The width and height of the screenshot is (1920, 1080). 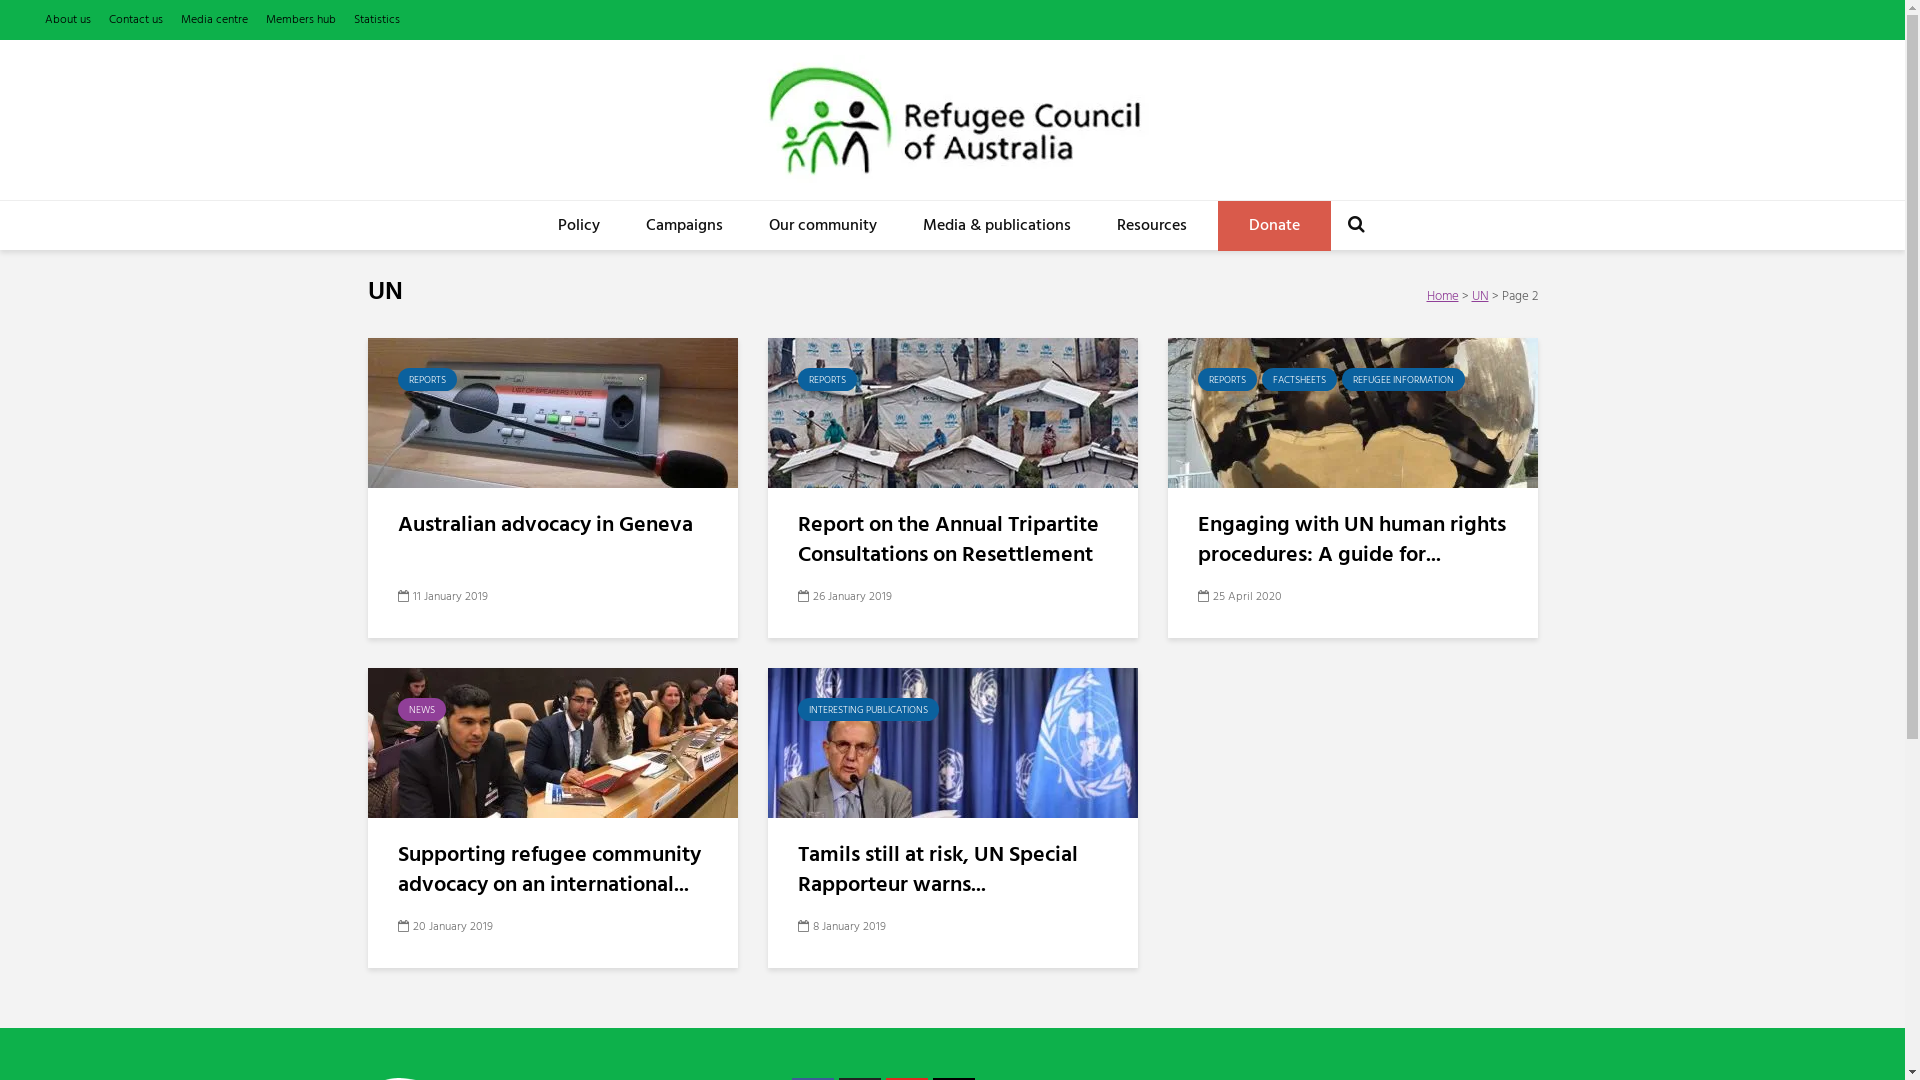 I want to click on 'REPORTS', so click(x=426, y=379).